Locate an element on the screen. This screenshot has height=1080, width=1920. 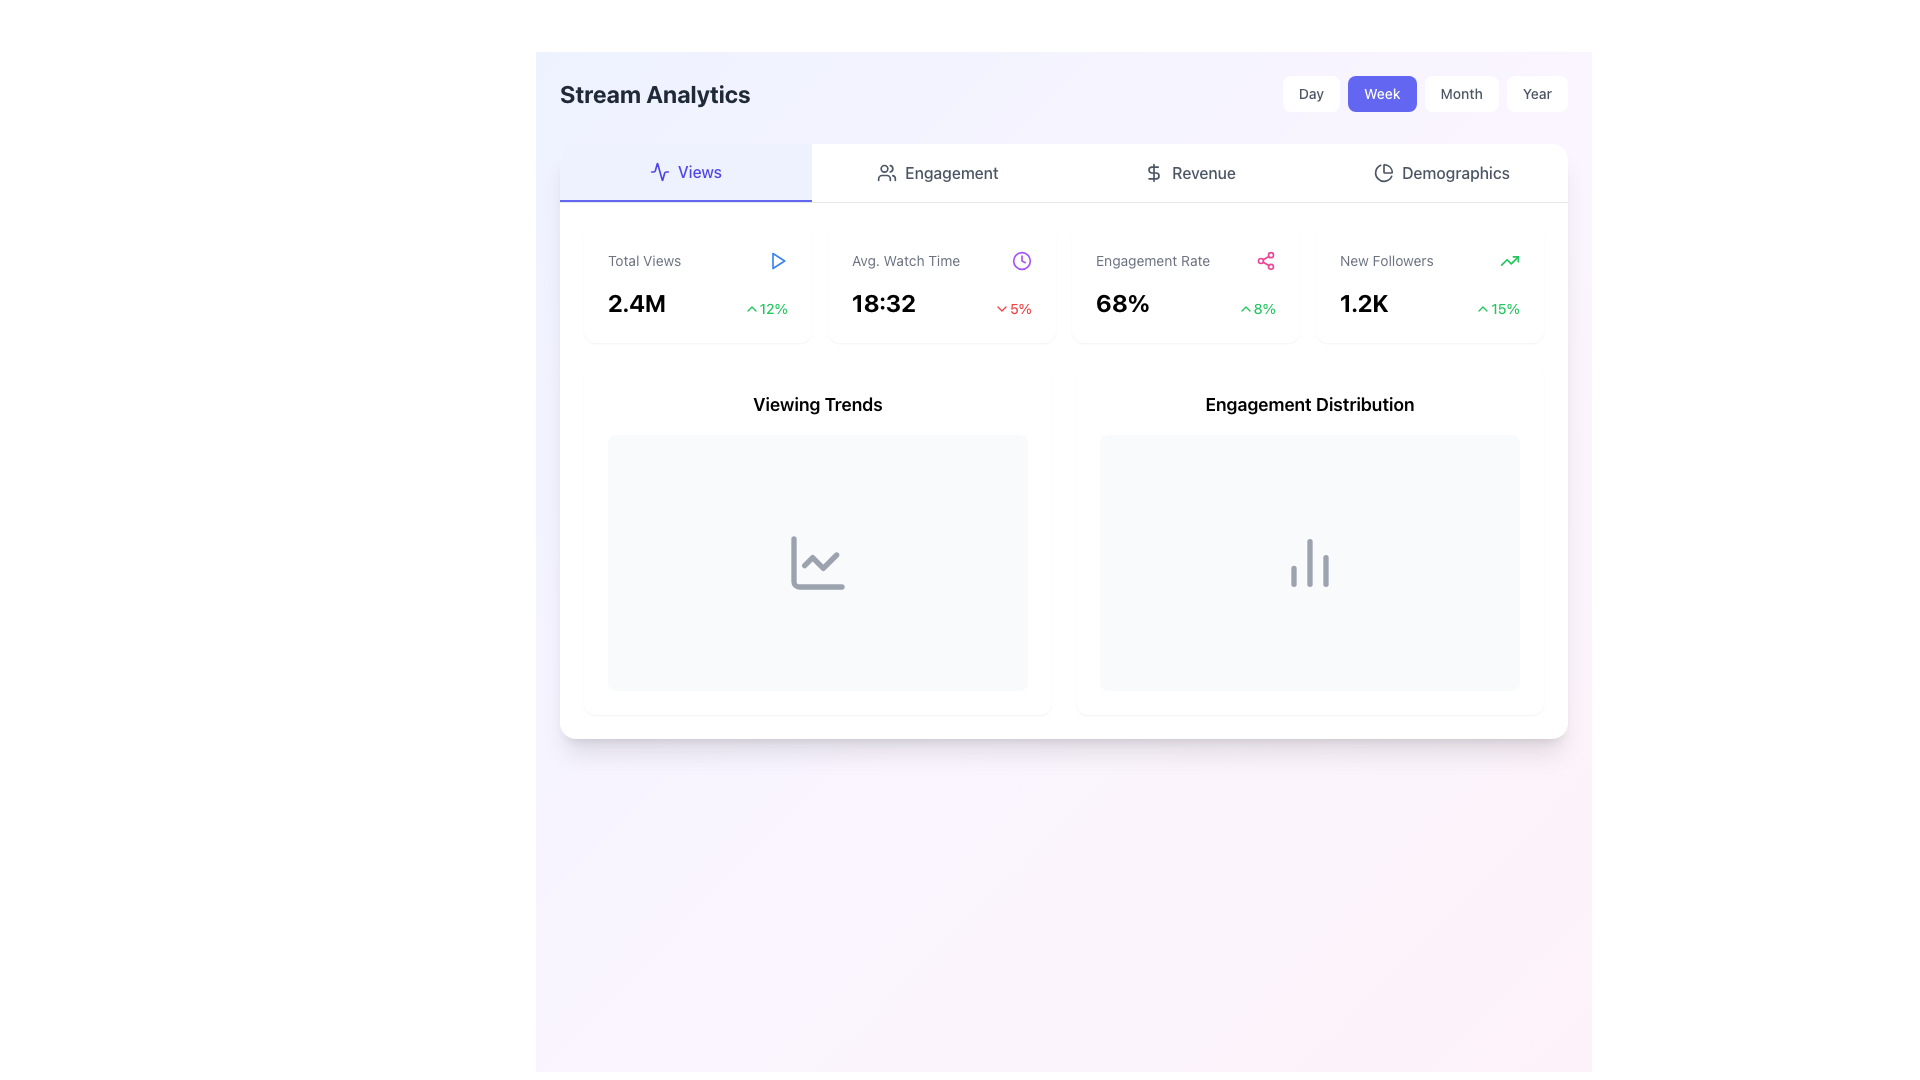
the icon depicting two human silhouettes located in the 'Engagement' tab, positioned left of the 'Engagement' text is located at coordinates (886, 172).